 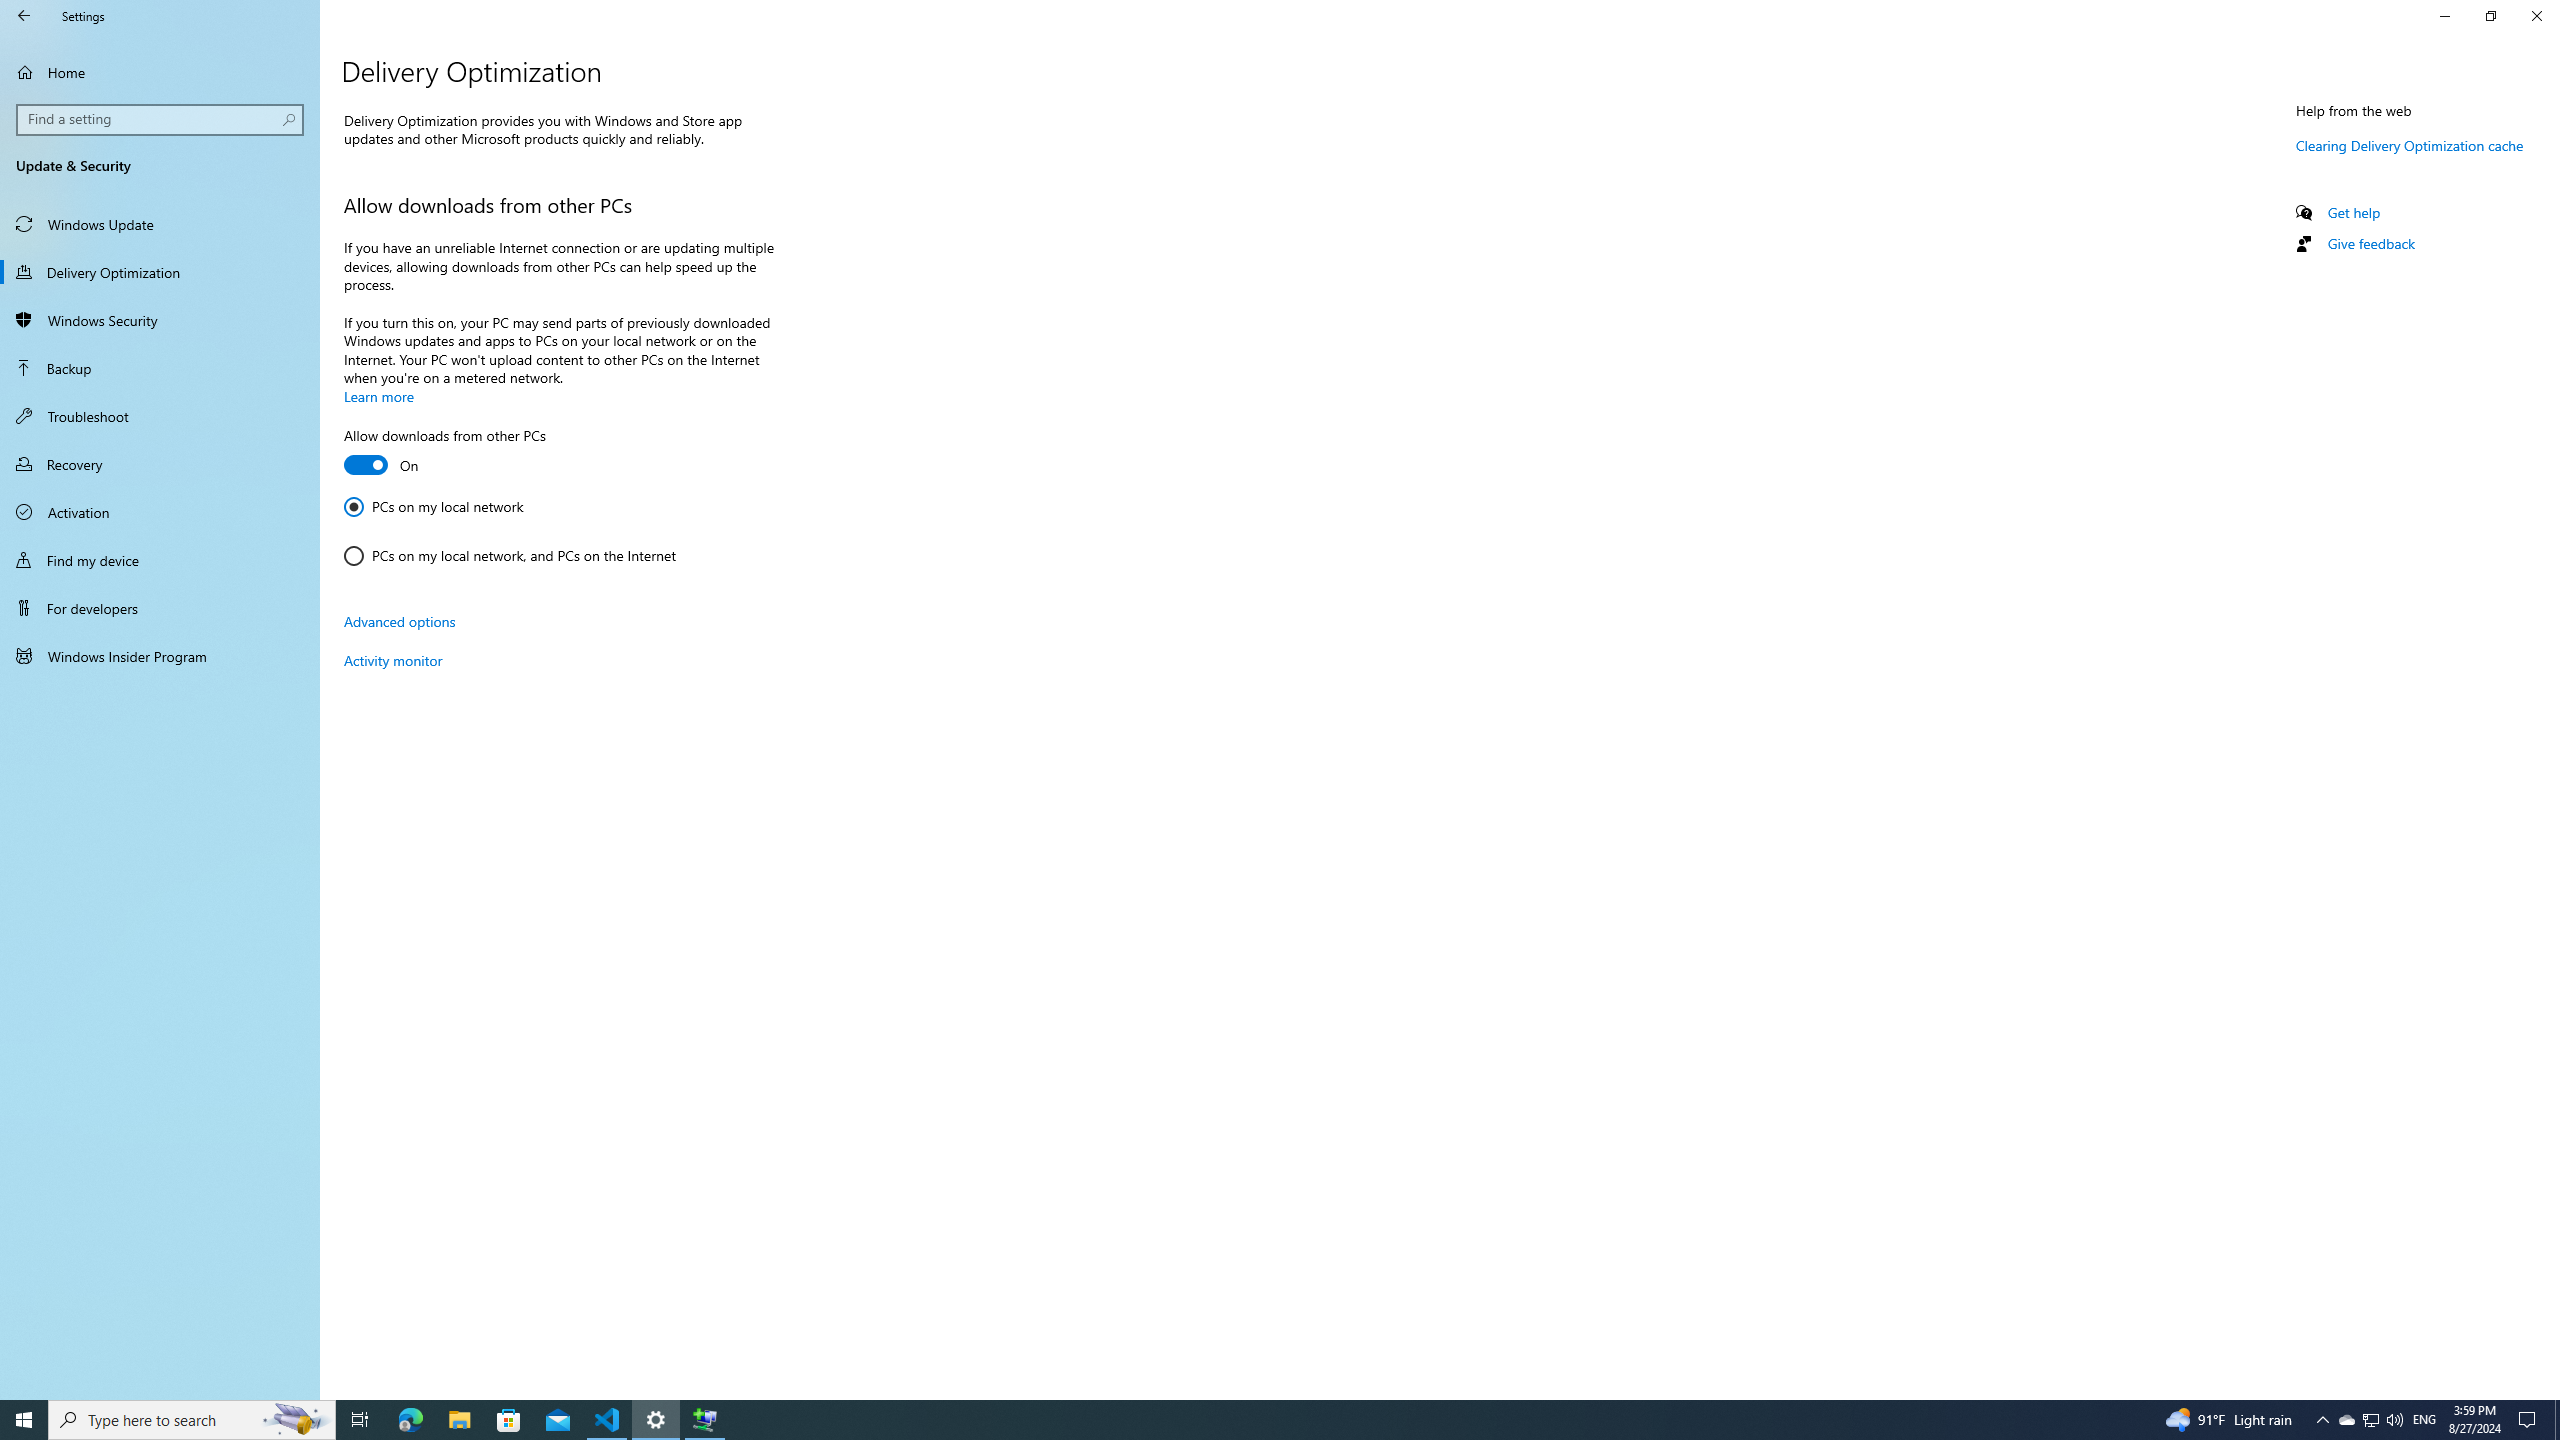 I want to click on 'Home', so click(x=159, y=72).